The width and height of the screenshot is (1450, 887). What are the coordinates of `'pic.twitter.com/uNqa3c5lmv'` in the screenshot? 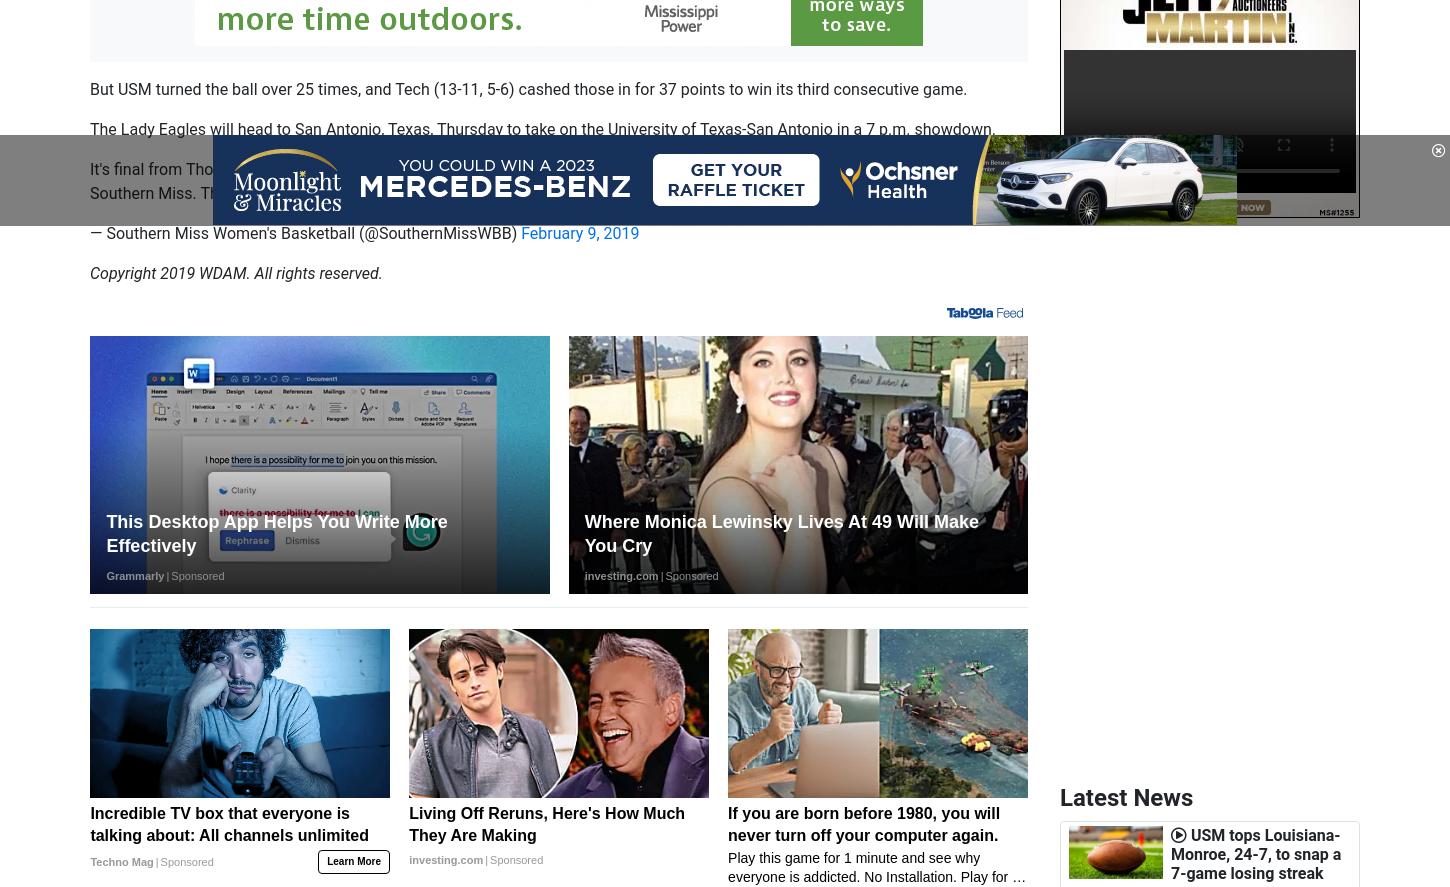 It's located at (756, 191).